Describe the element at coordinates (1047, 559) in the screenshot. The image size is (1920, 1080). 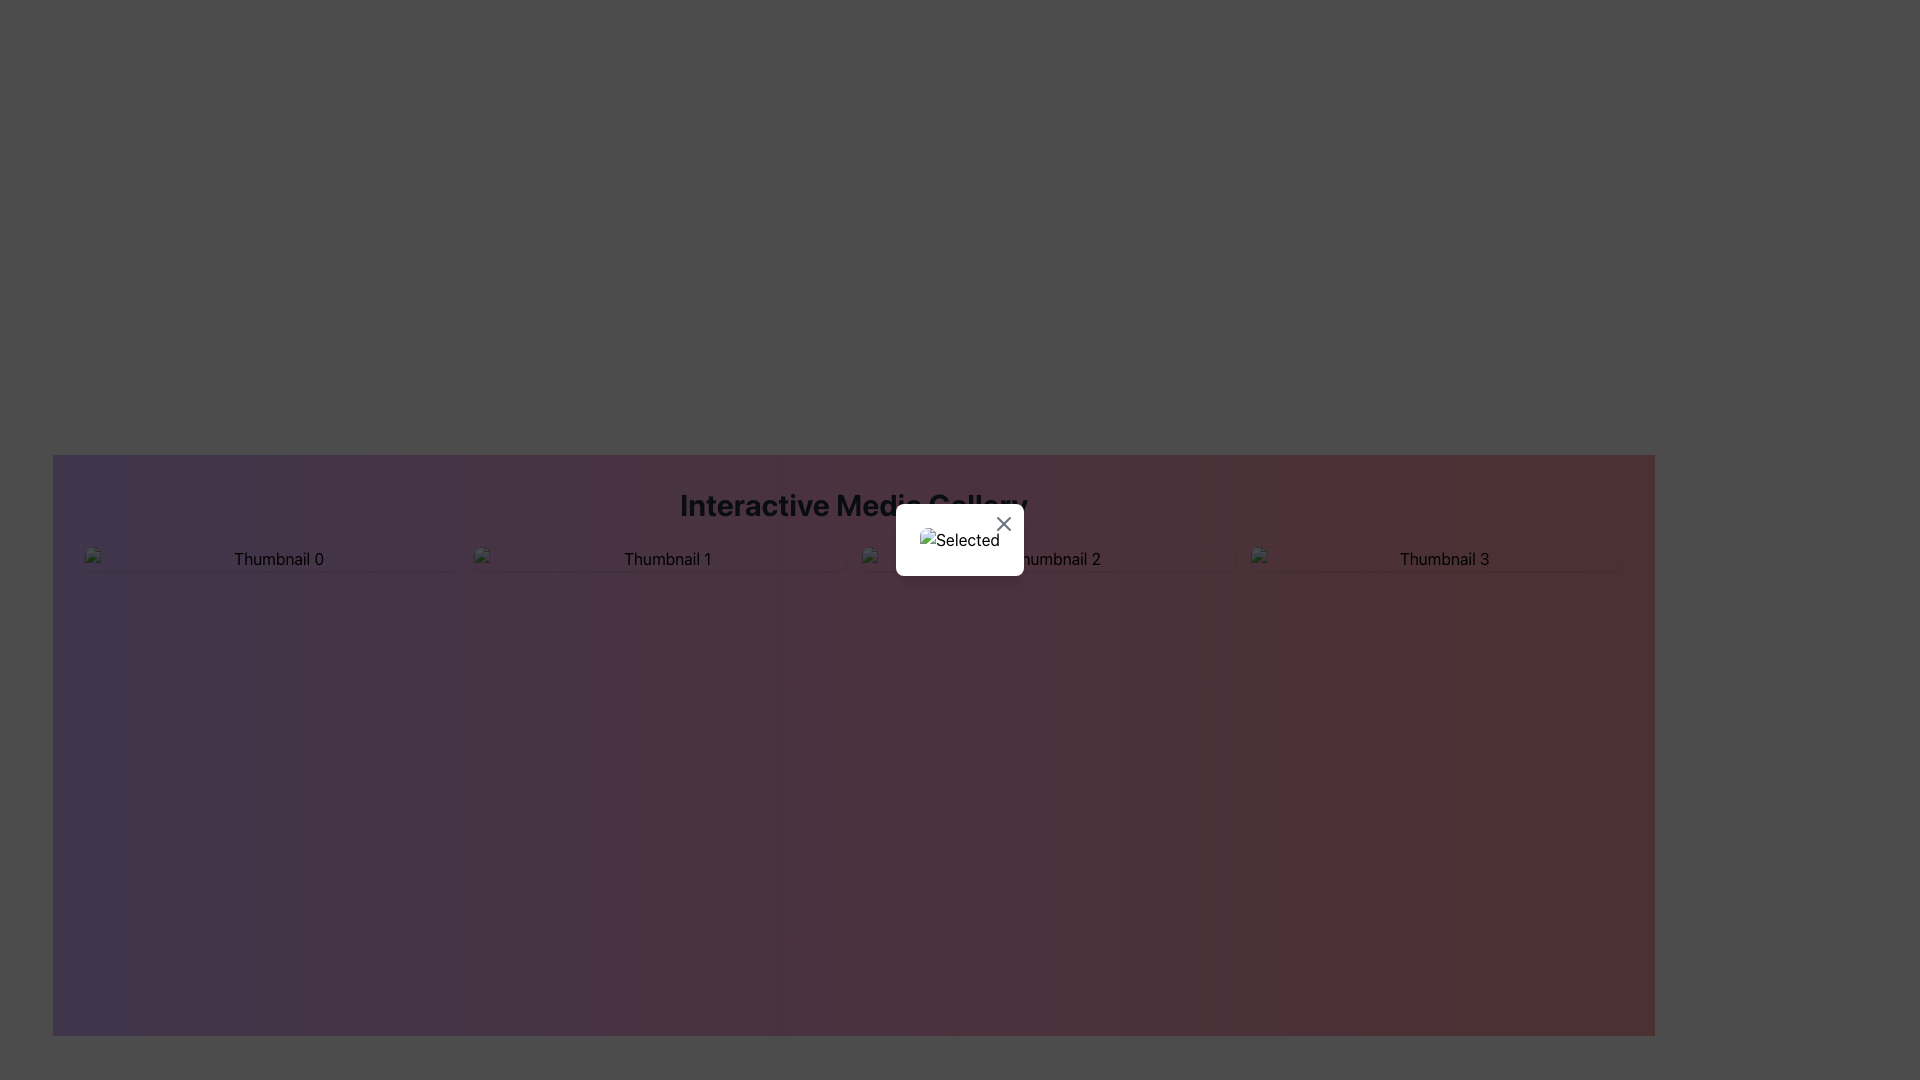
I see `thumbnail labeled 'Thumbnail 2' by clicking on it to view its visual details` at that location.